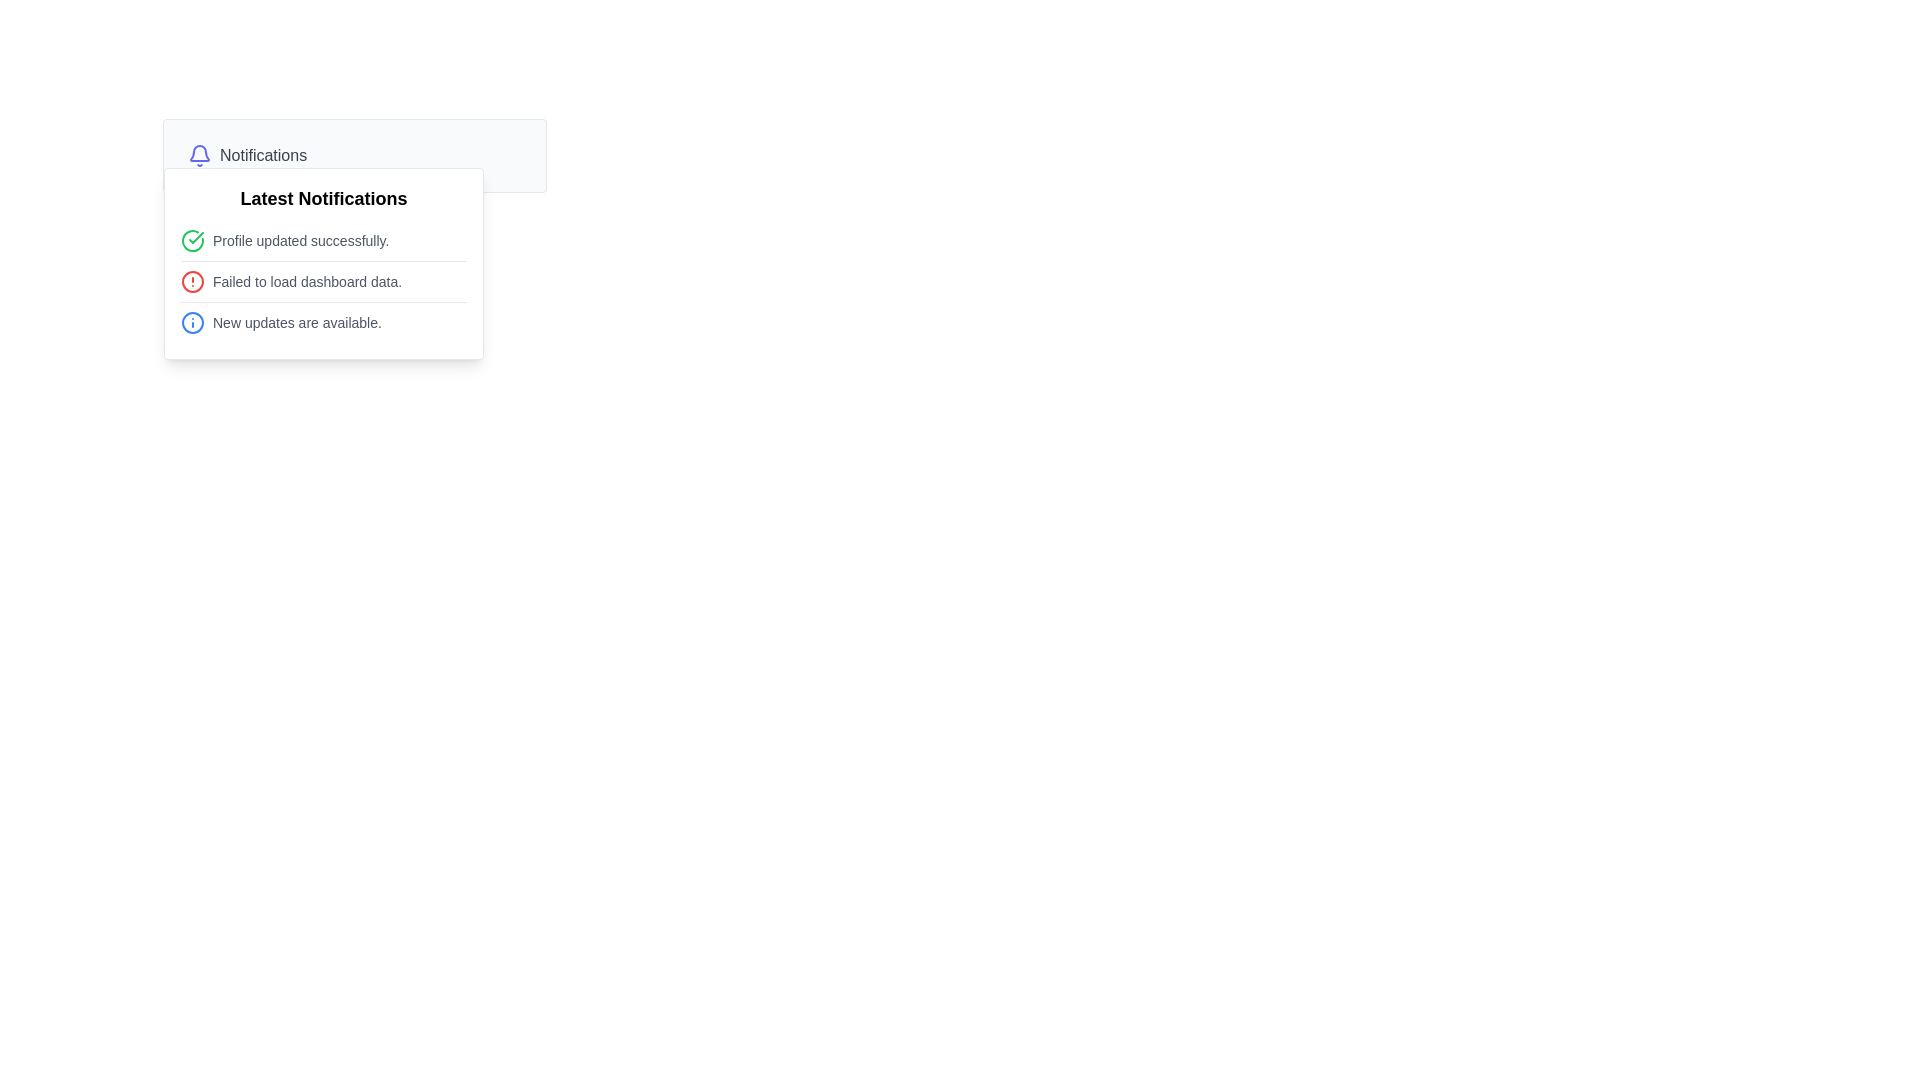 This screenshot has height=1080, width=1920. I want to click on informational notification message located at the bottom of the notification panel, which indicates the availability of new updates, so click(324, 321).